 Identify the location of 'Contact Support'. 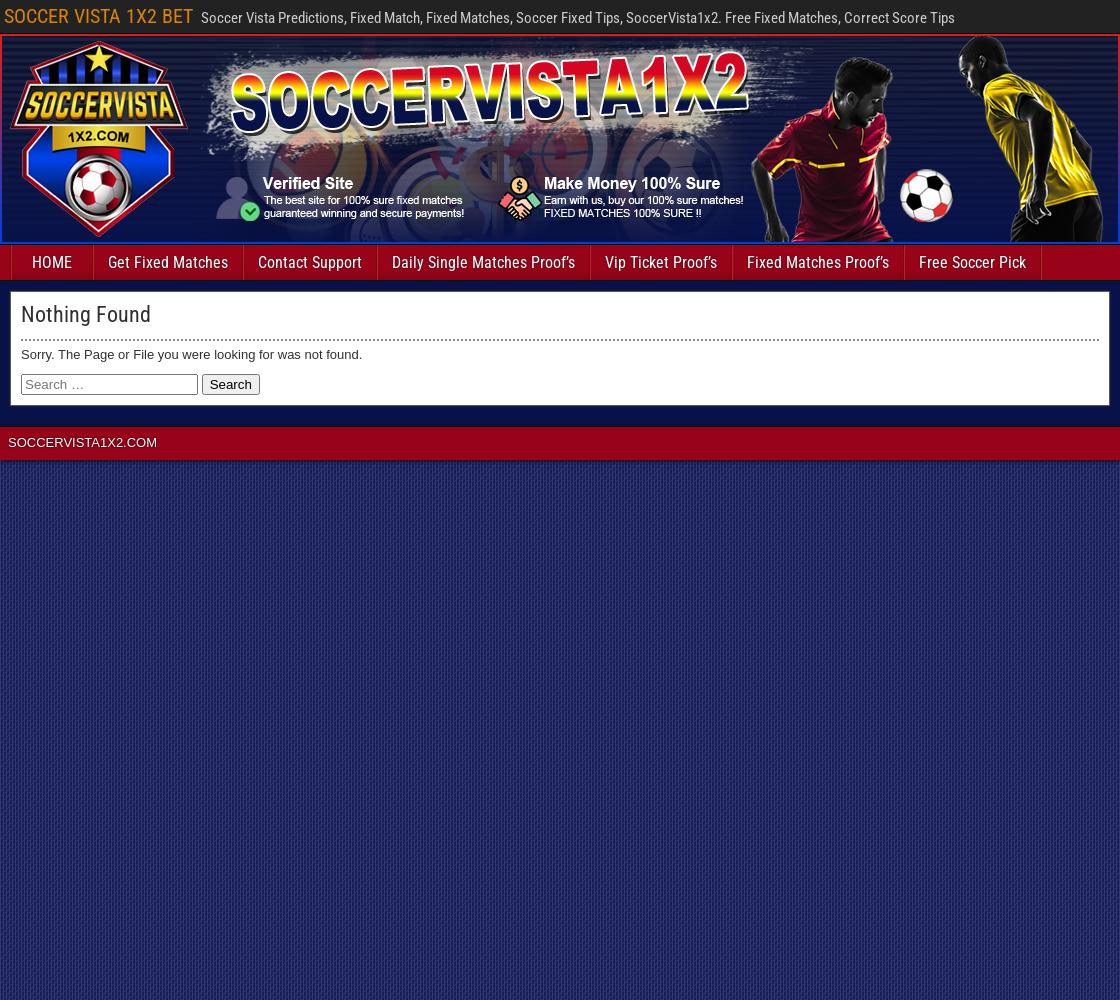
(310, 262).